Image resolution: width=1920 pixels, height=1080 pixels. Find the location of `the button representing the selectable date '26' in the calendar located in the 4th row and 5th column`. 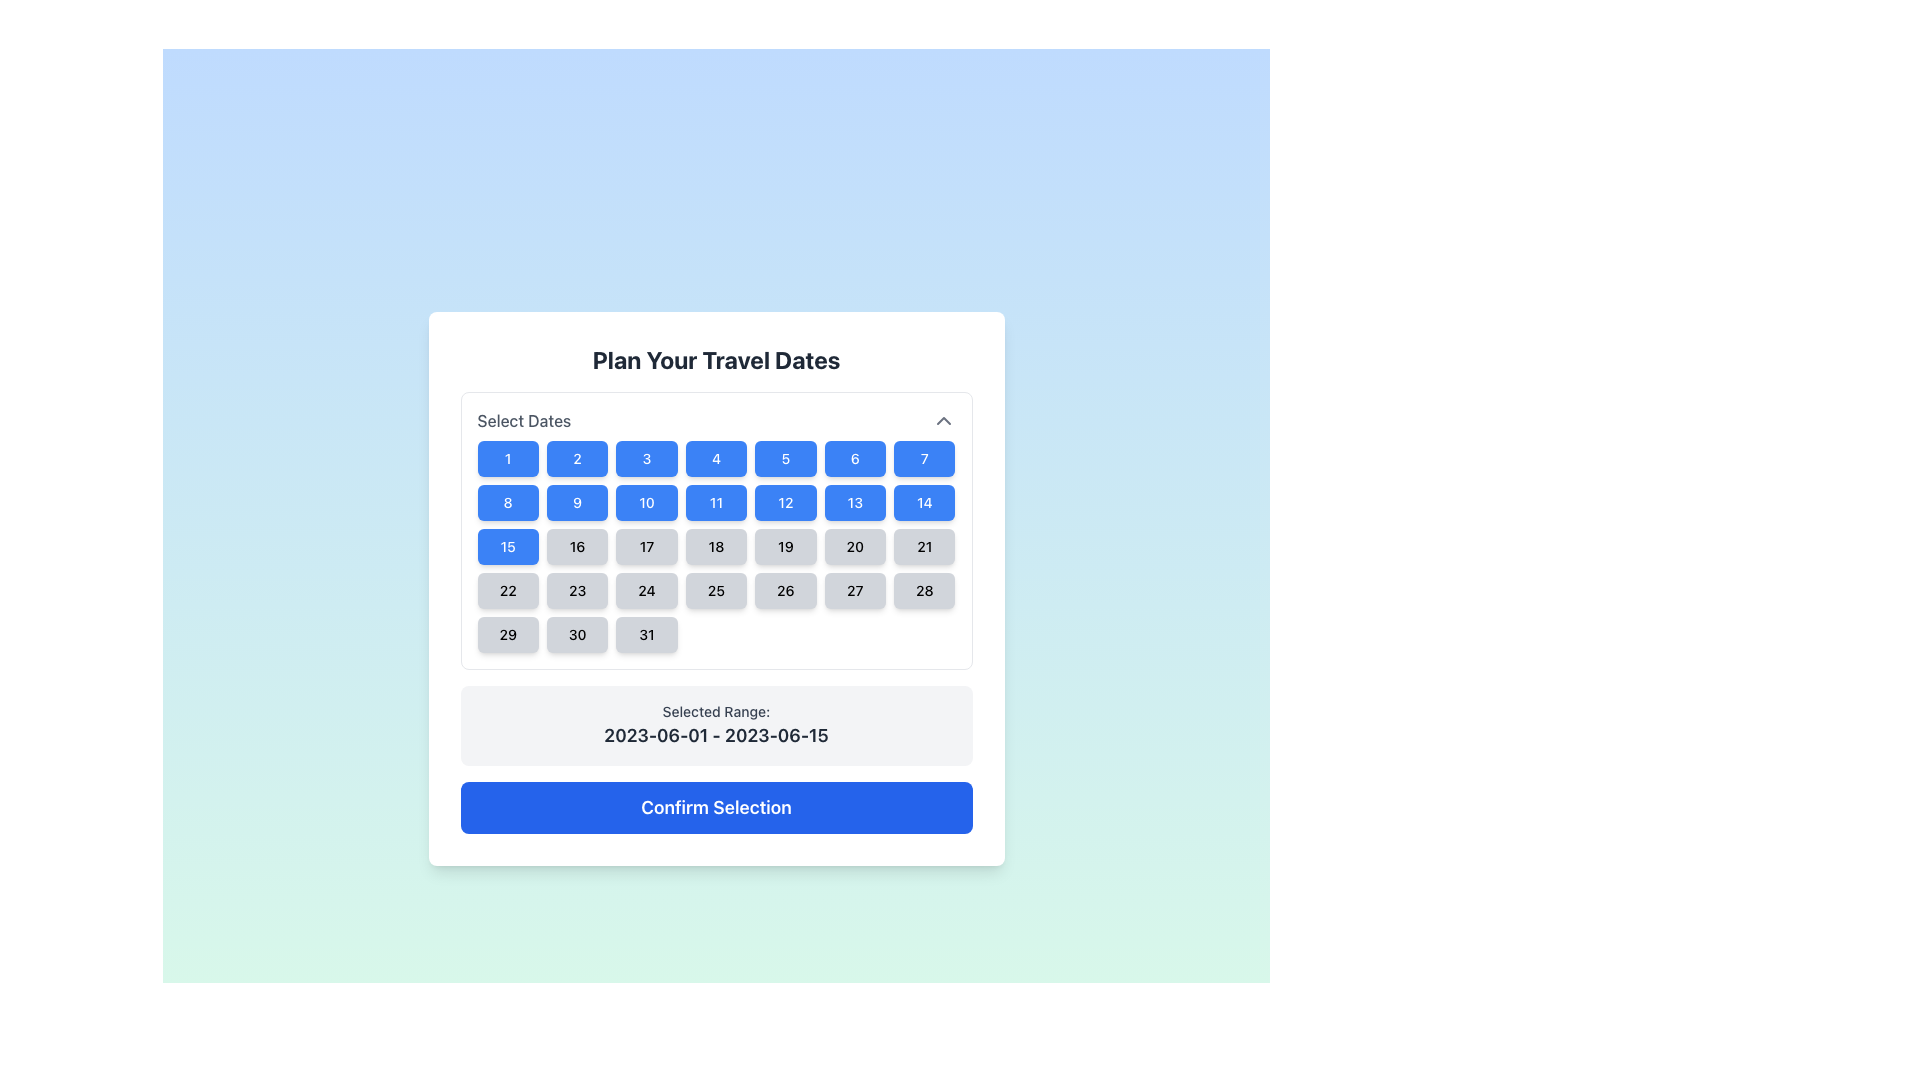

the button representing the selectable date '26' in the calendar located in the 4th row and 5th column is located at coordinates (784, 589).